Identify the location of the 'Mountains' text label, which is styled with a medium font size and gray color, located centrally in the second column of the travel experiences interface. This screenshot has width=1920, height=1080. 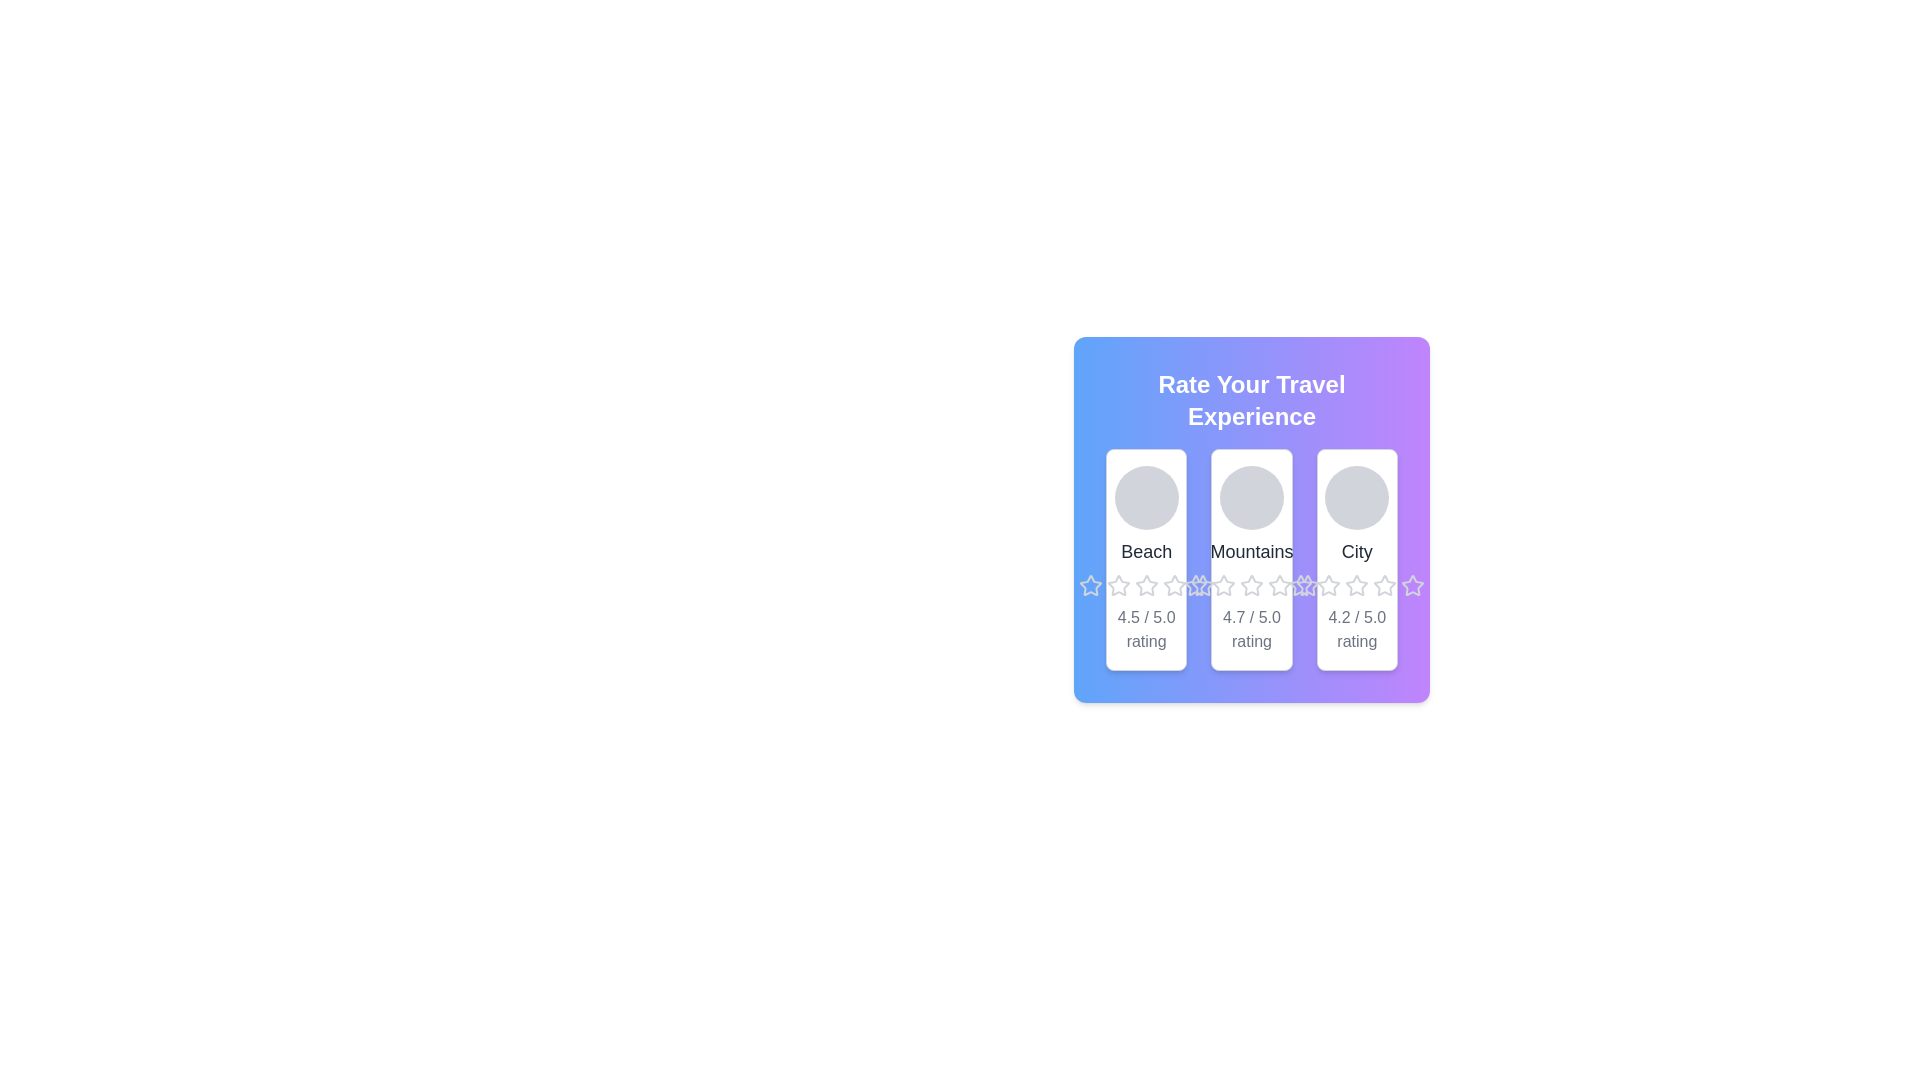
(1251, 551).